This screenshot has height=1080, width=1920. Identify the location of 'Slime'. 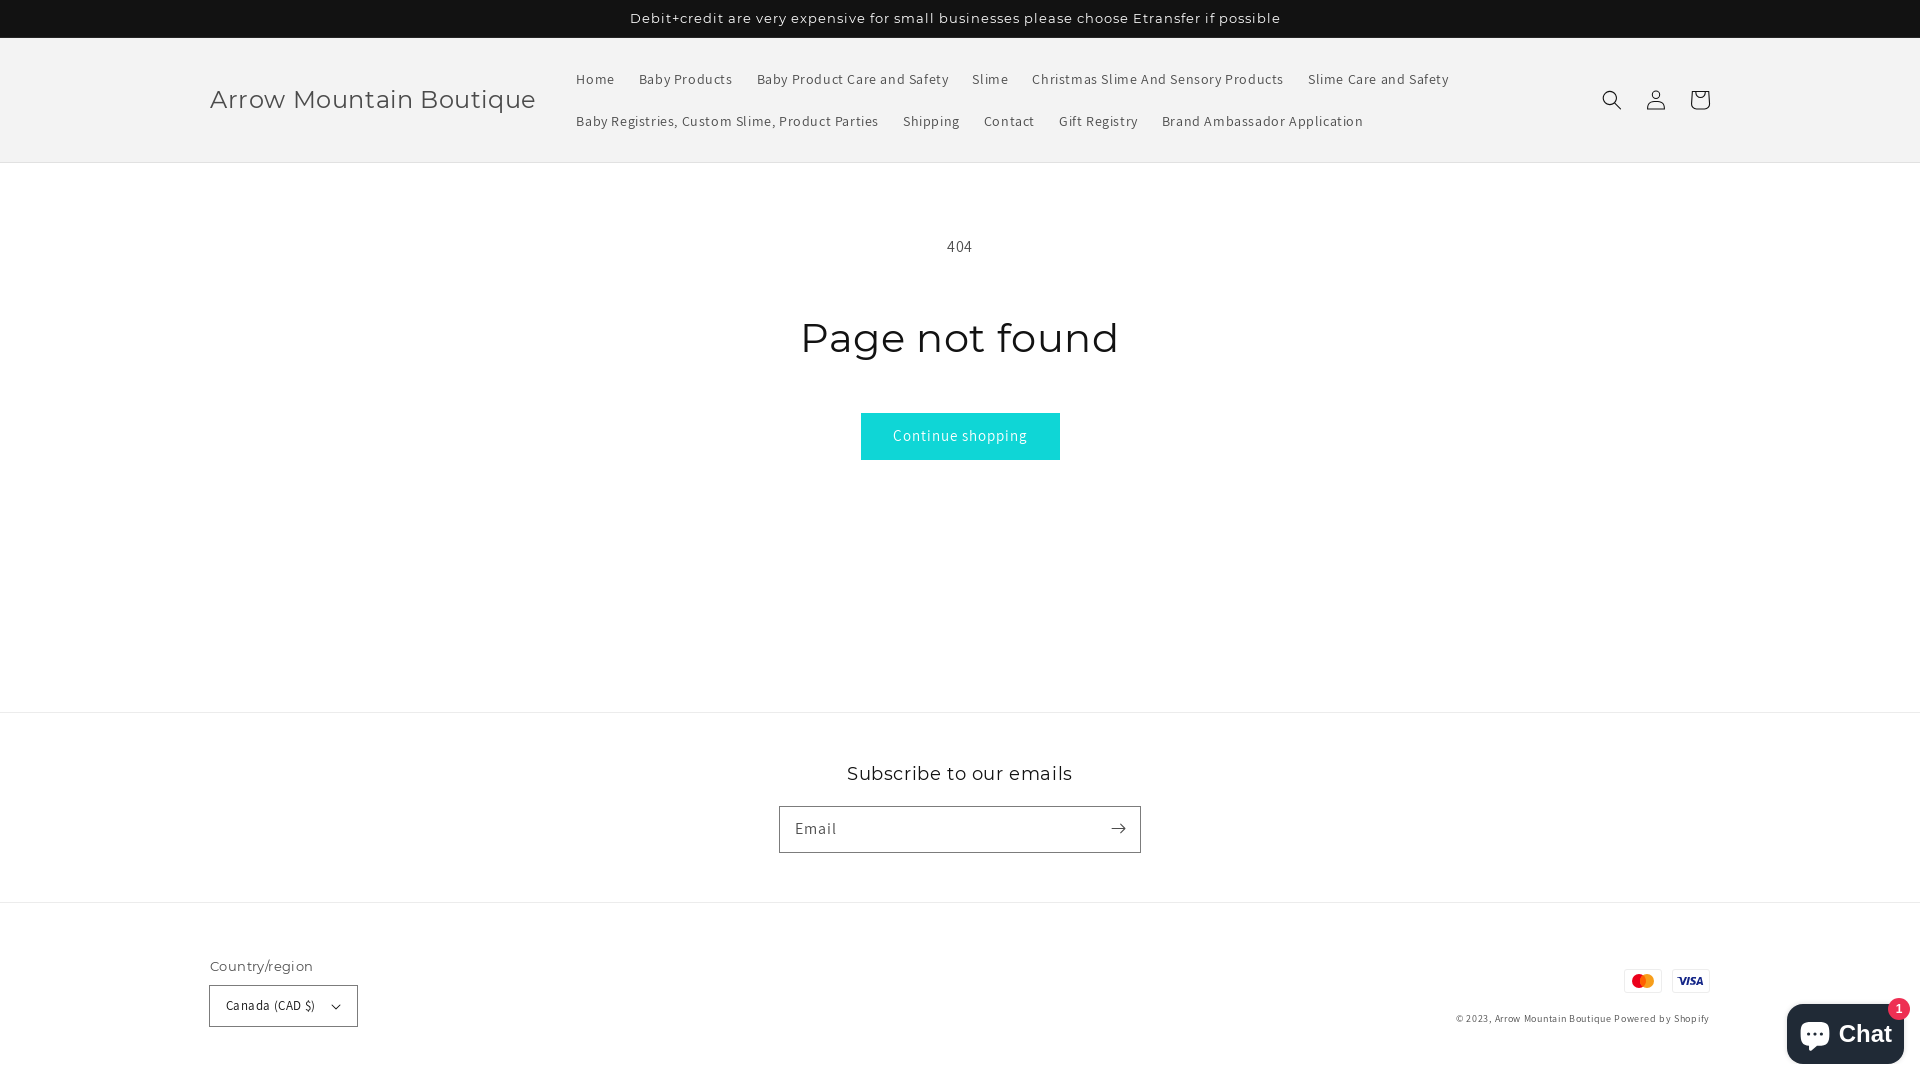
(989, 77).